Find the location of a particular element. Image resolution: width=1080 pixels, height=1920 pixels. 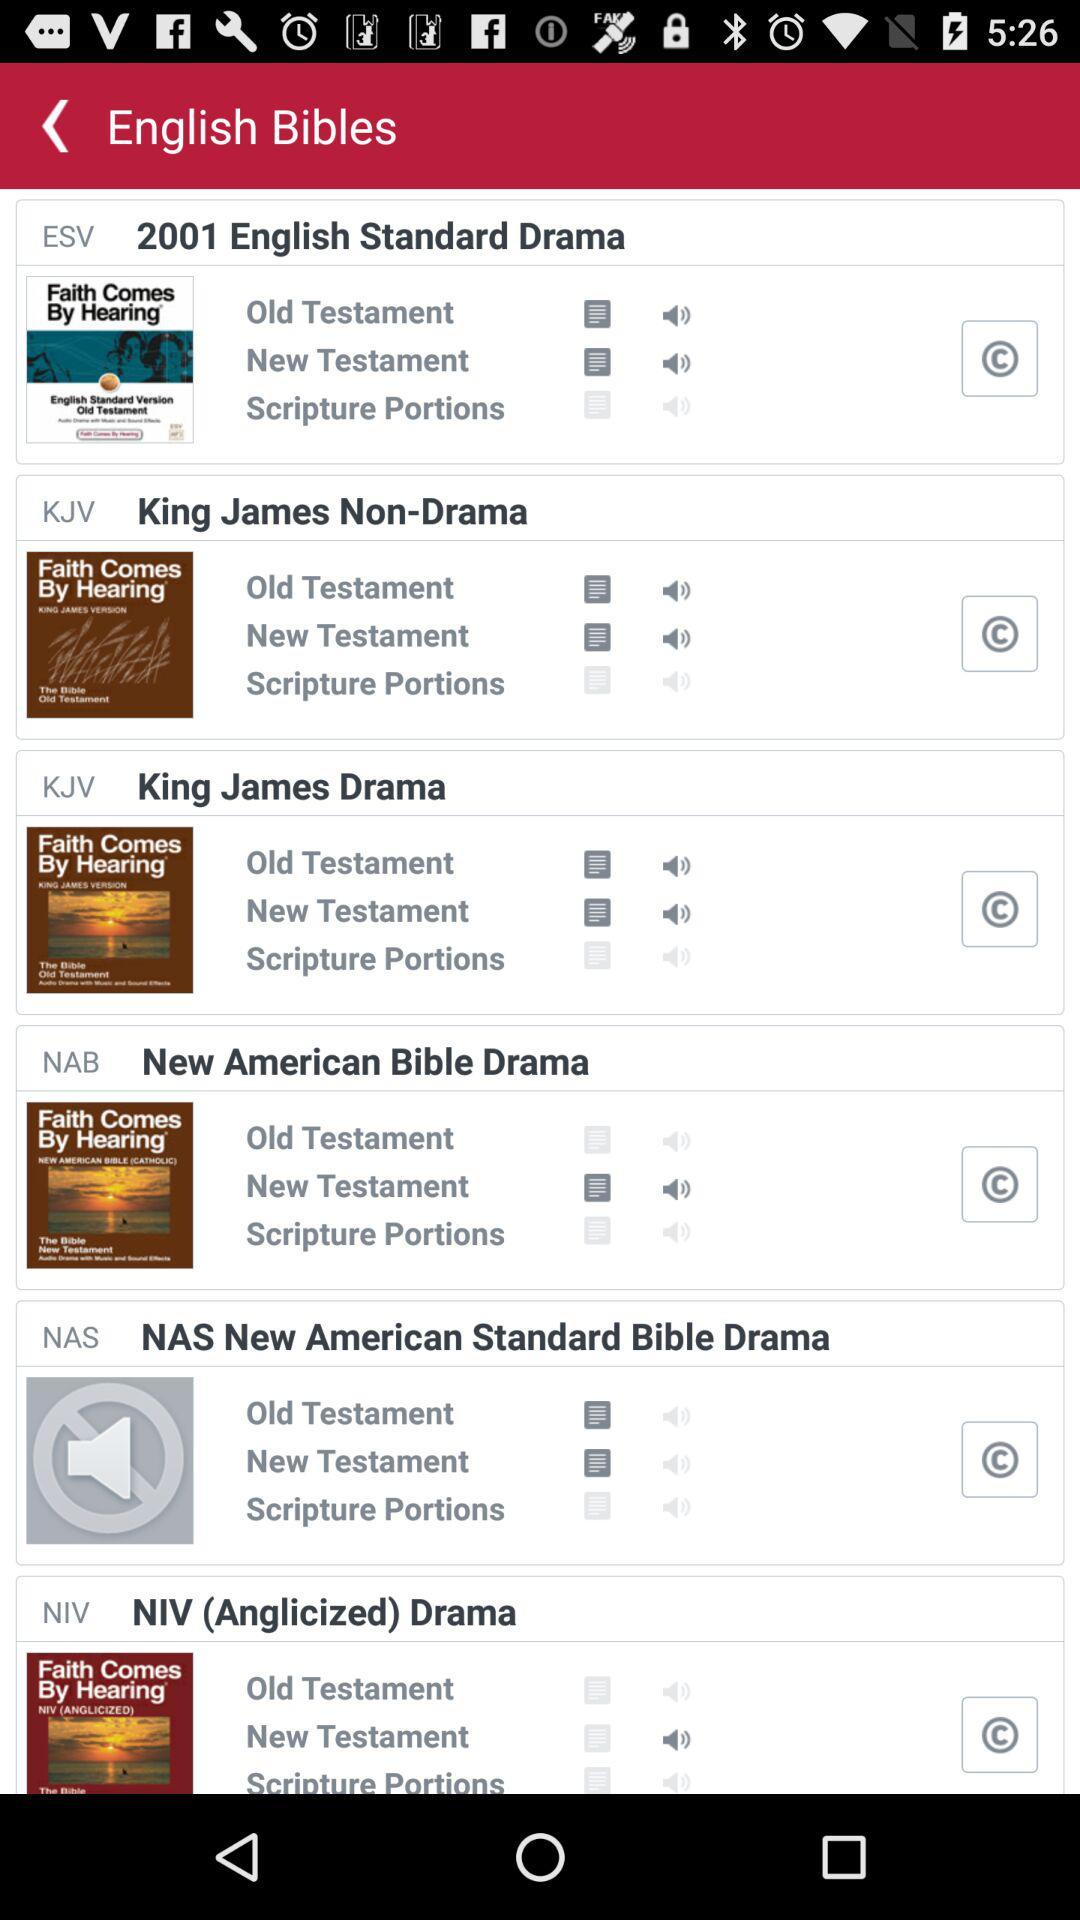

the nab item is located at coordinates (69, 1059).